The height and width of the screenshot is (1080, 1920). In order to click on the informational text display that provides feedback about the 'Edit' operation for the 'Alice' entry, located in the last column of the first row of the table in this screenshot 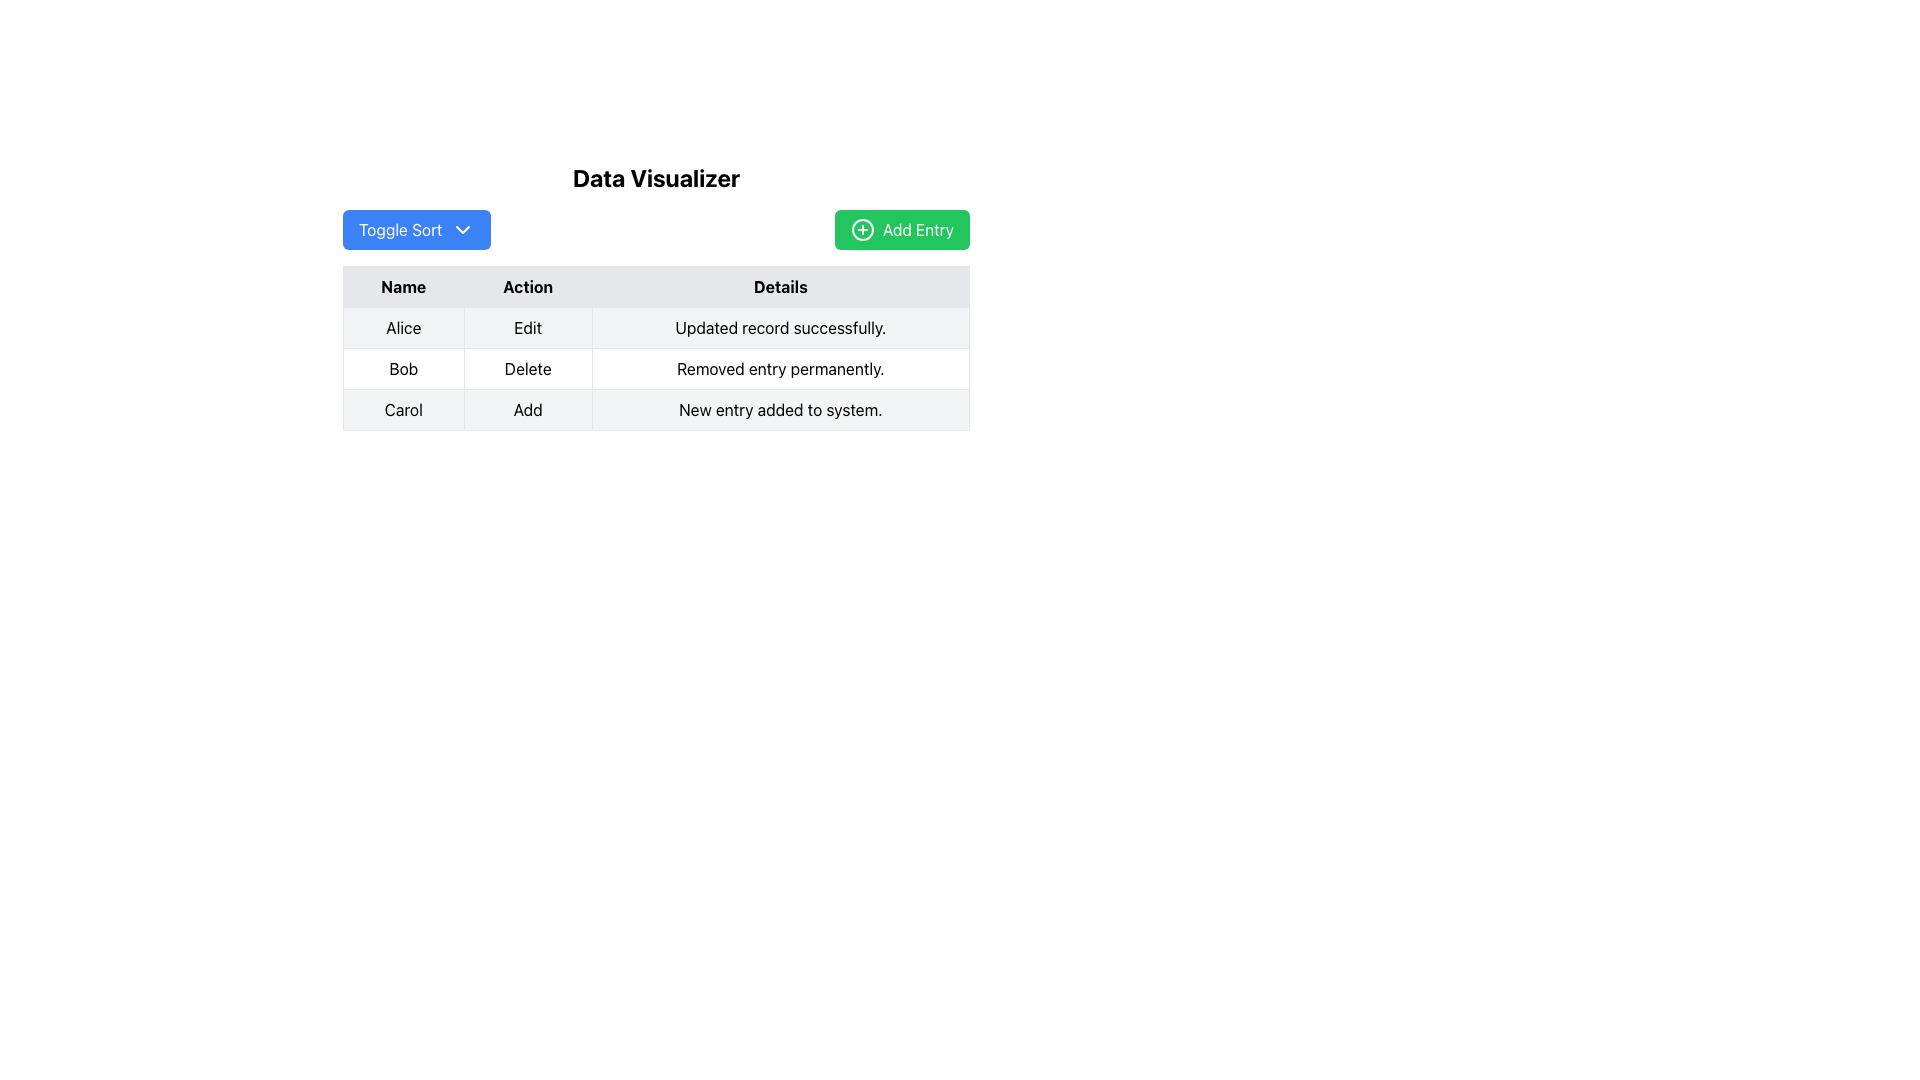, I will do `click(779, 326)`.